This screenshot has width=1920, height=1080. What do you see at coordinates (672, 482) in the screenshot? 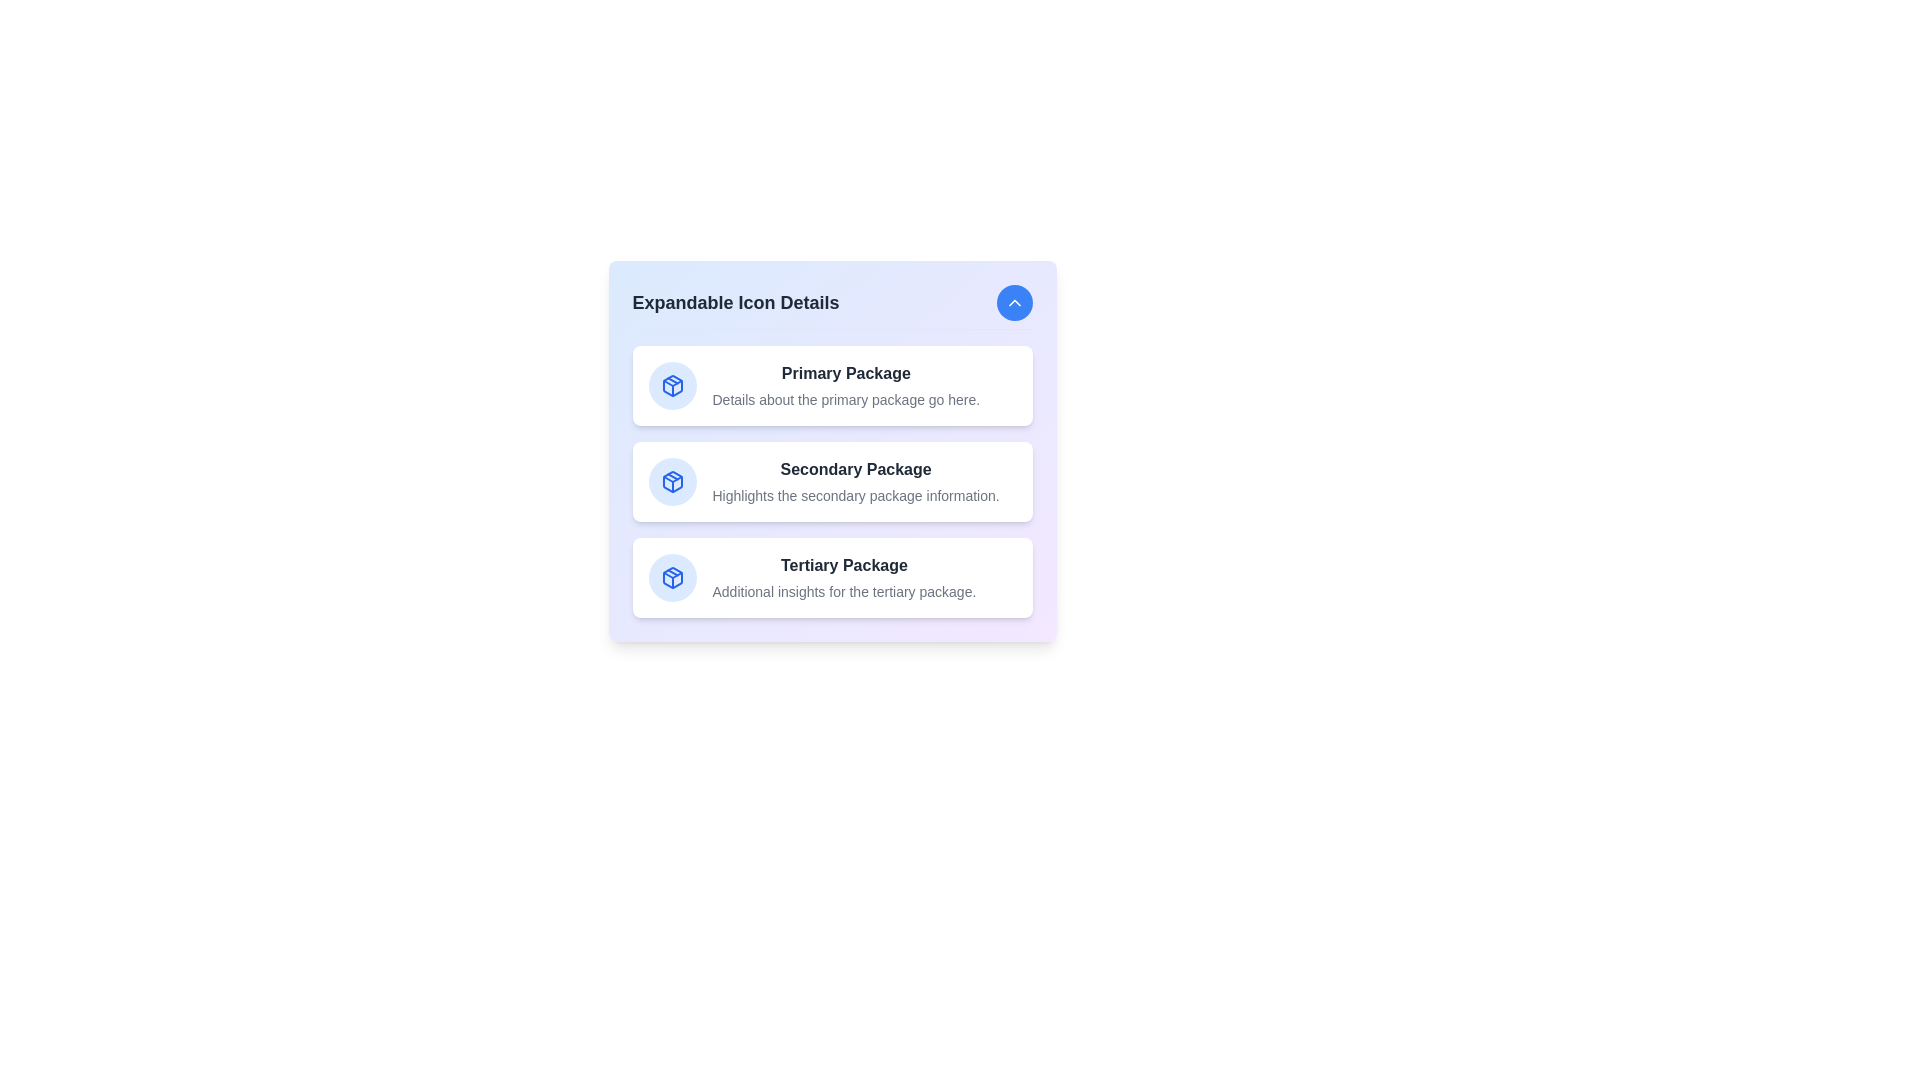
I see `the circular blue icon with a package graphic, located to the left of the 'Secondary Package' title and description` at bounding box center [672, 482].